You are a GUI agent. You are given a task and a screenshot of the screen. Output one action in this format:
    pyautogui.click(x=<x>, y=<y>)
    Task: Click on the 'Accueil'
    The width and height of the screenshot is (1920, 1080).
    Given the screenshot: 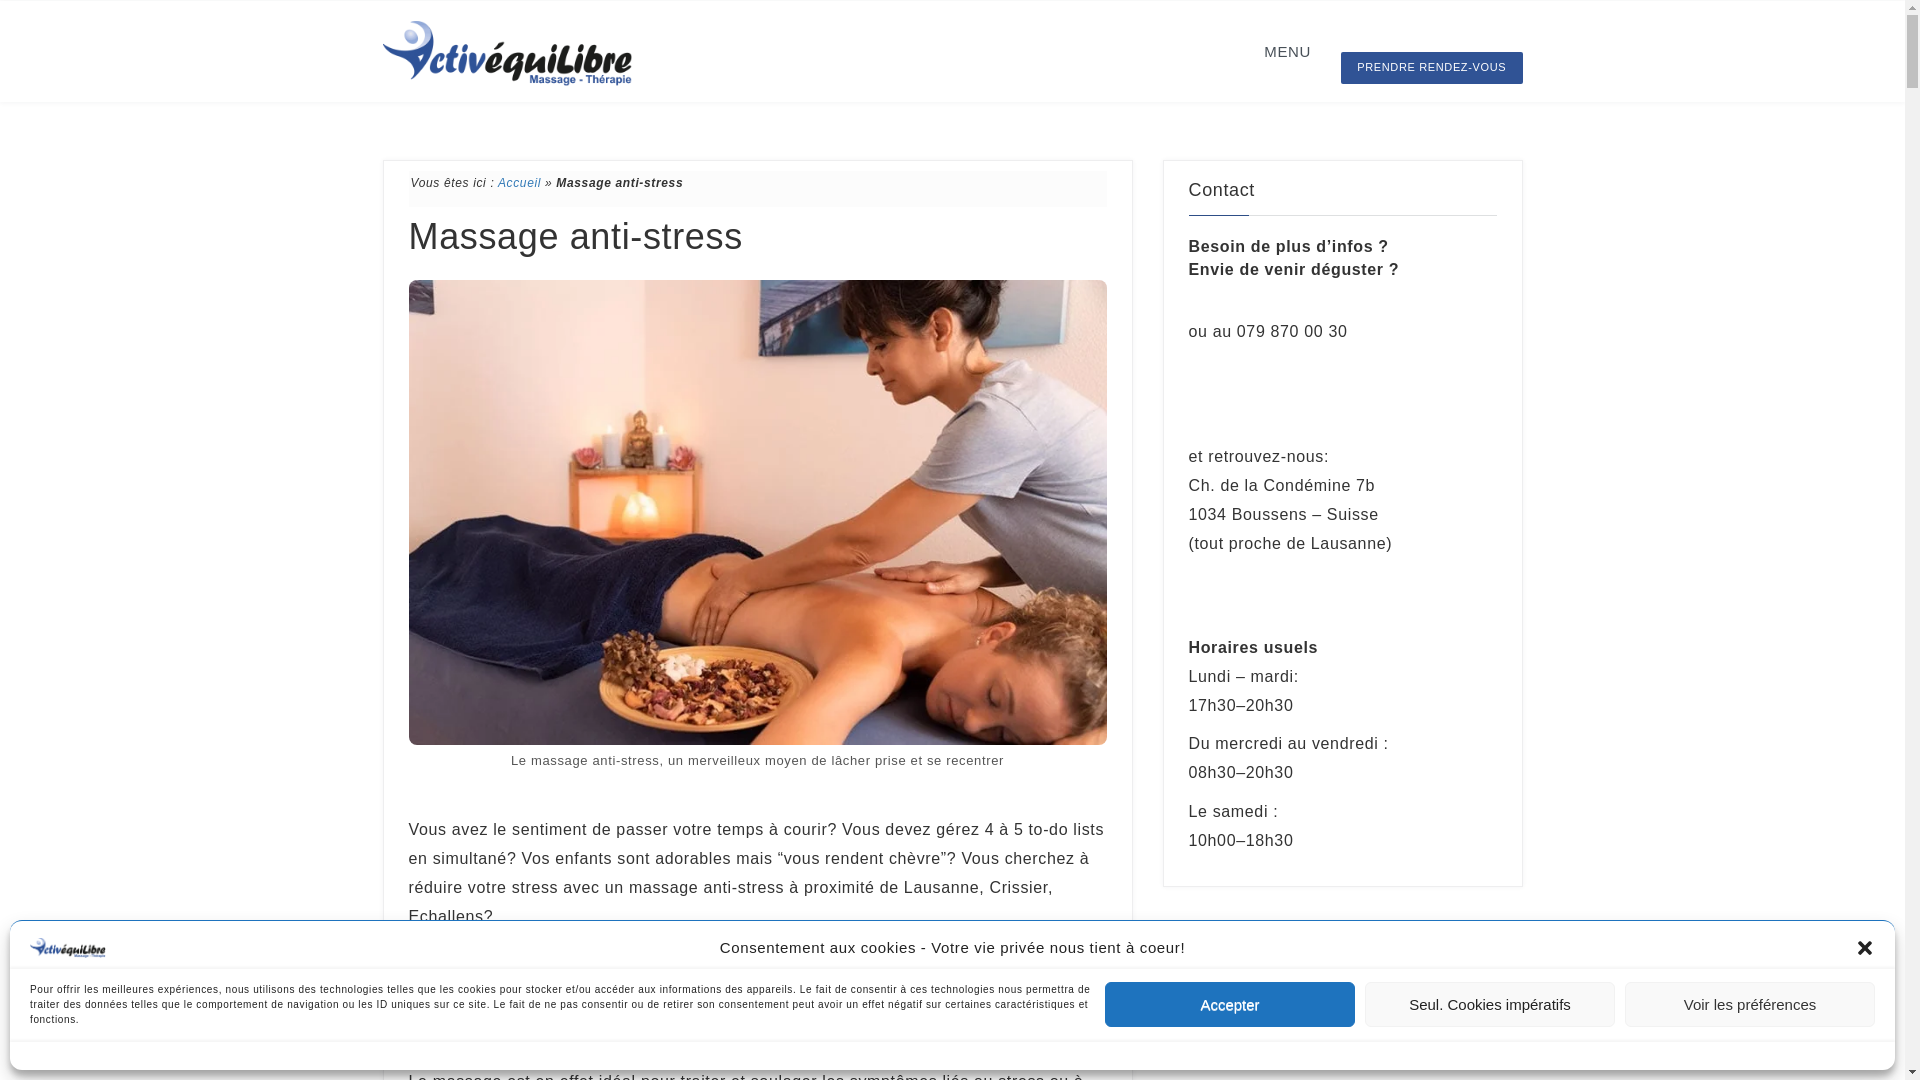 What is the action you would take?
    pyautogui.click(x=519, y=182)
    